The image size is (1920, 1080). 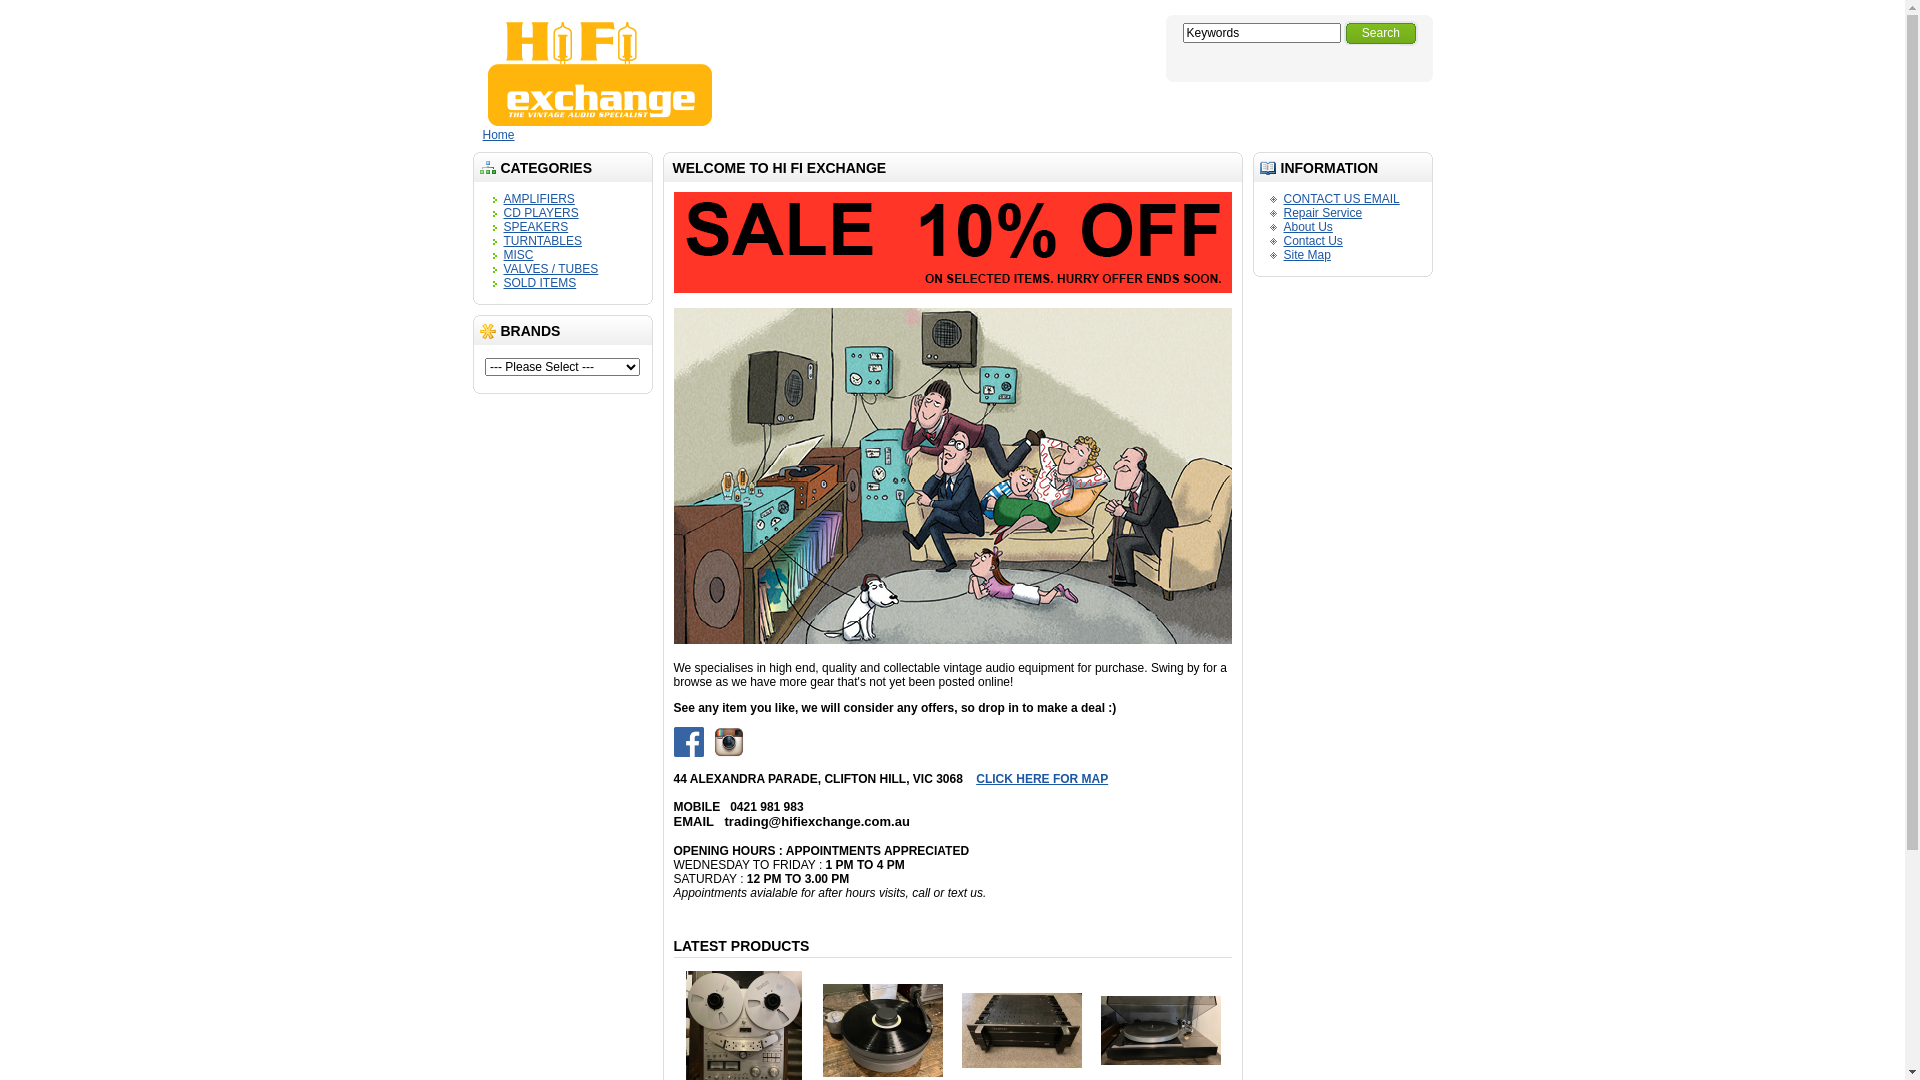 I want to click on 'SOLD ITEMS', so click(x=540, y=282).